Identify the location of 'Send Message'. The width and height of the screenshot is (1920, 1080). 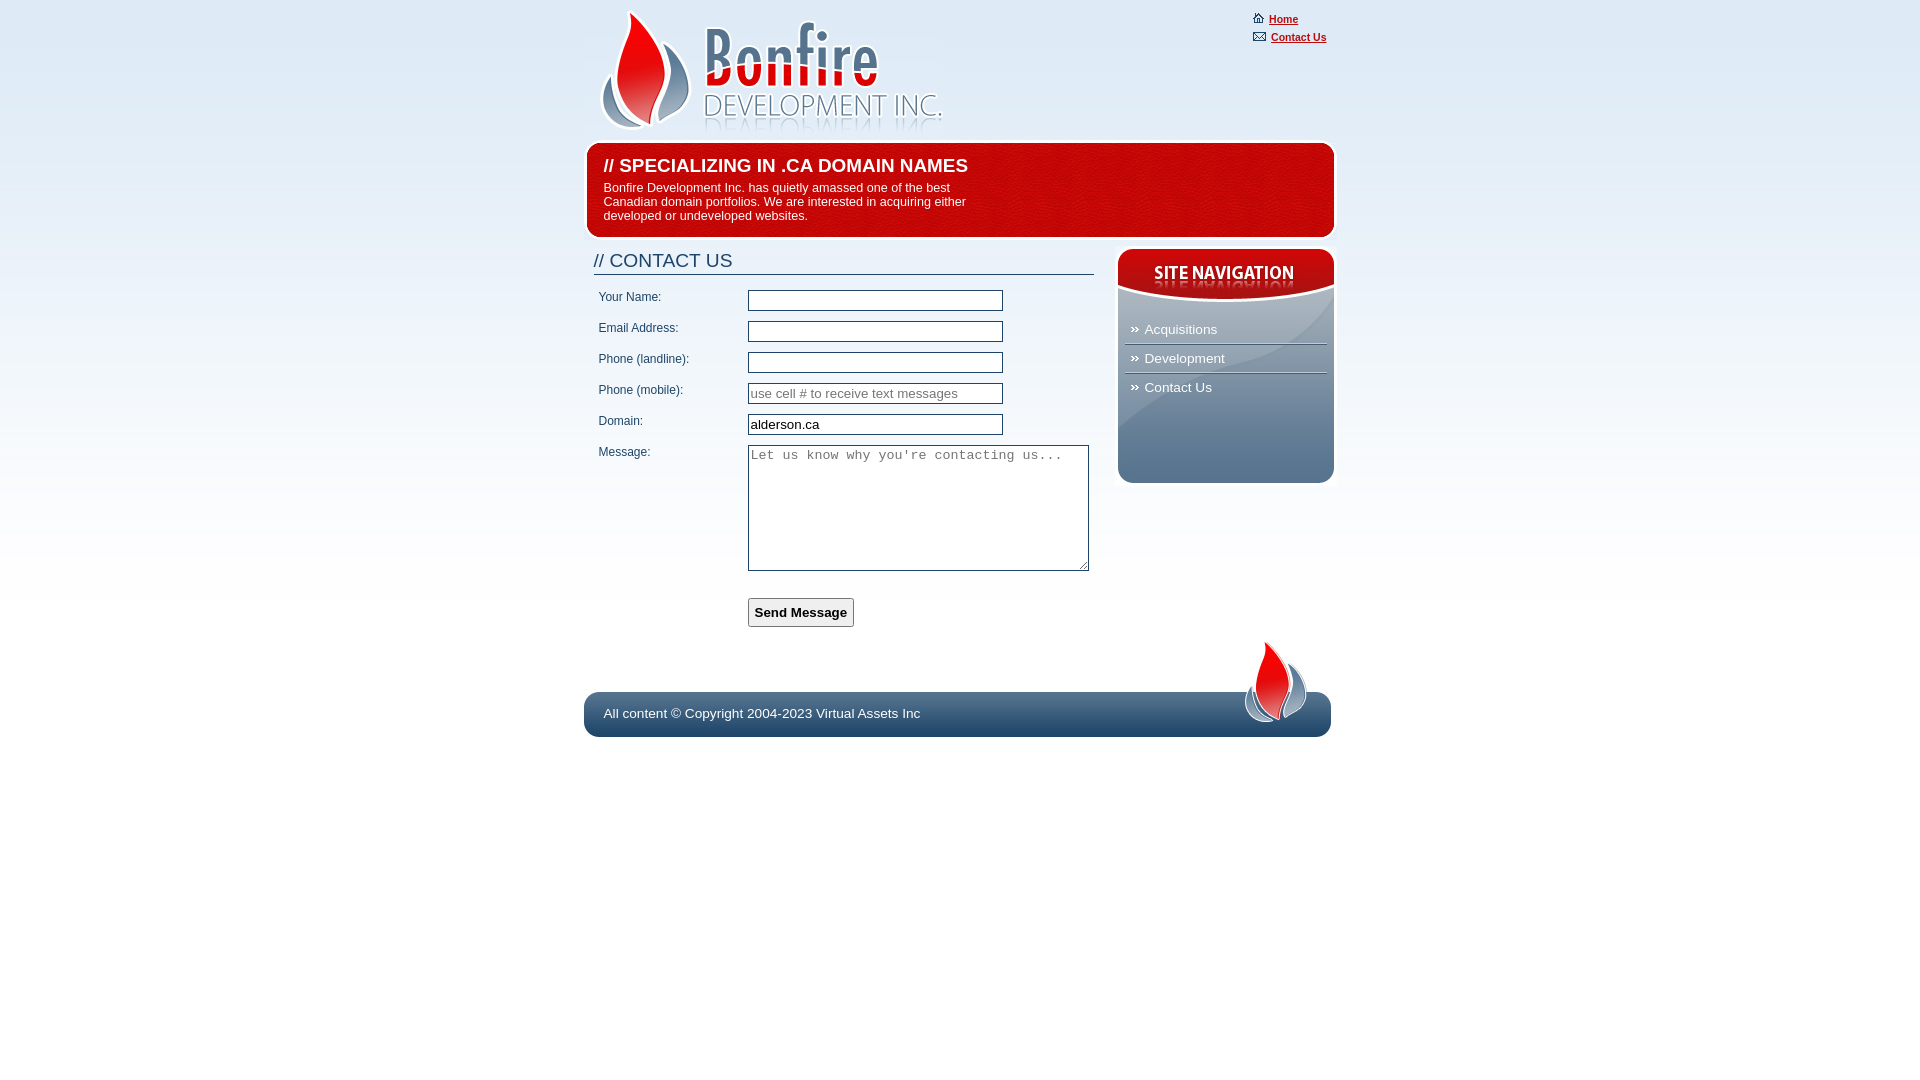
(747, 611).